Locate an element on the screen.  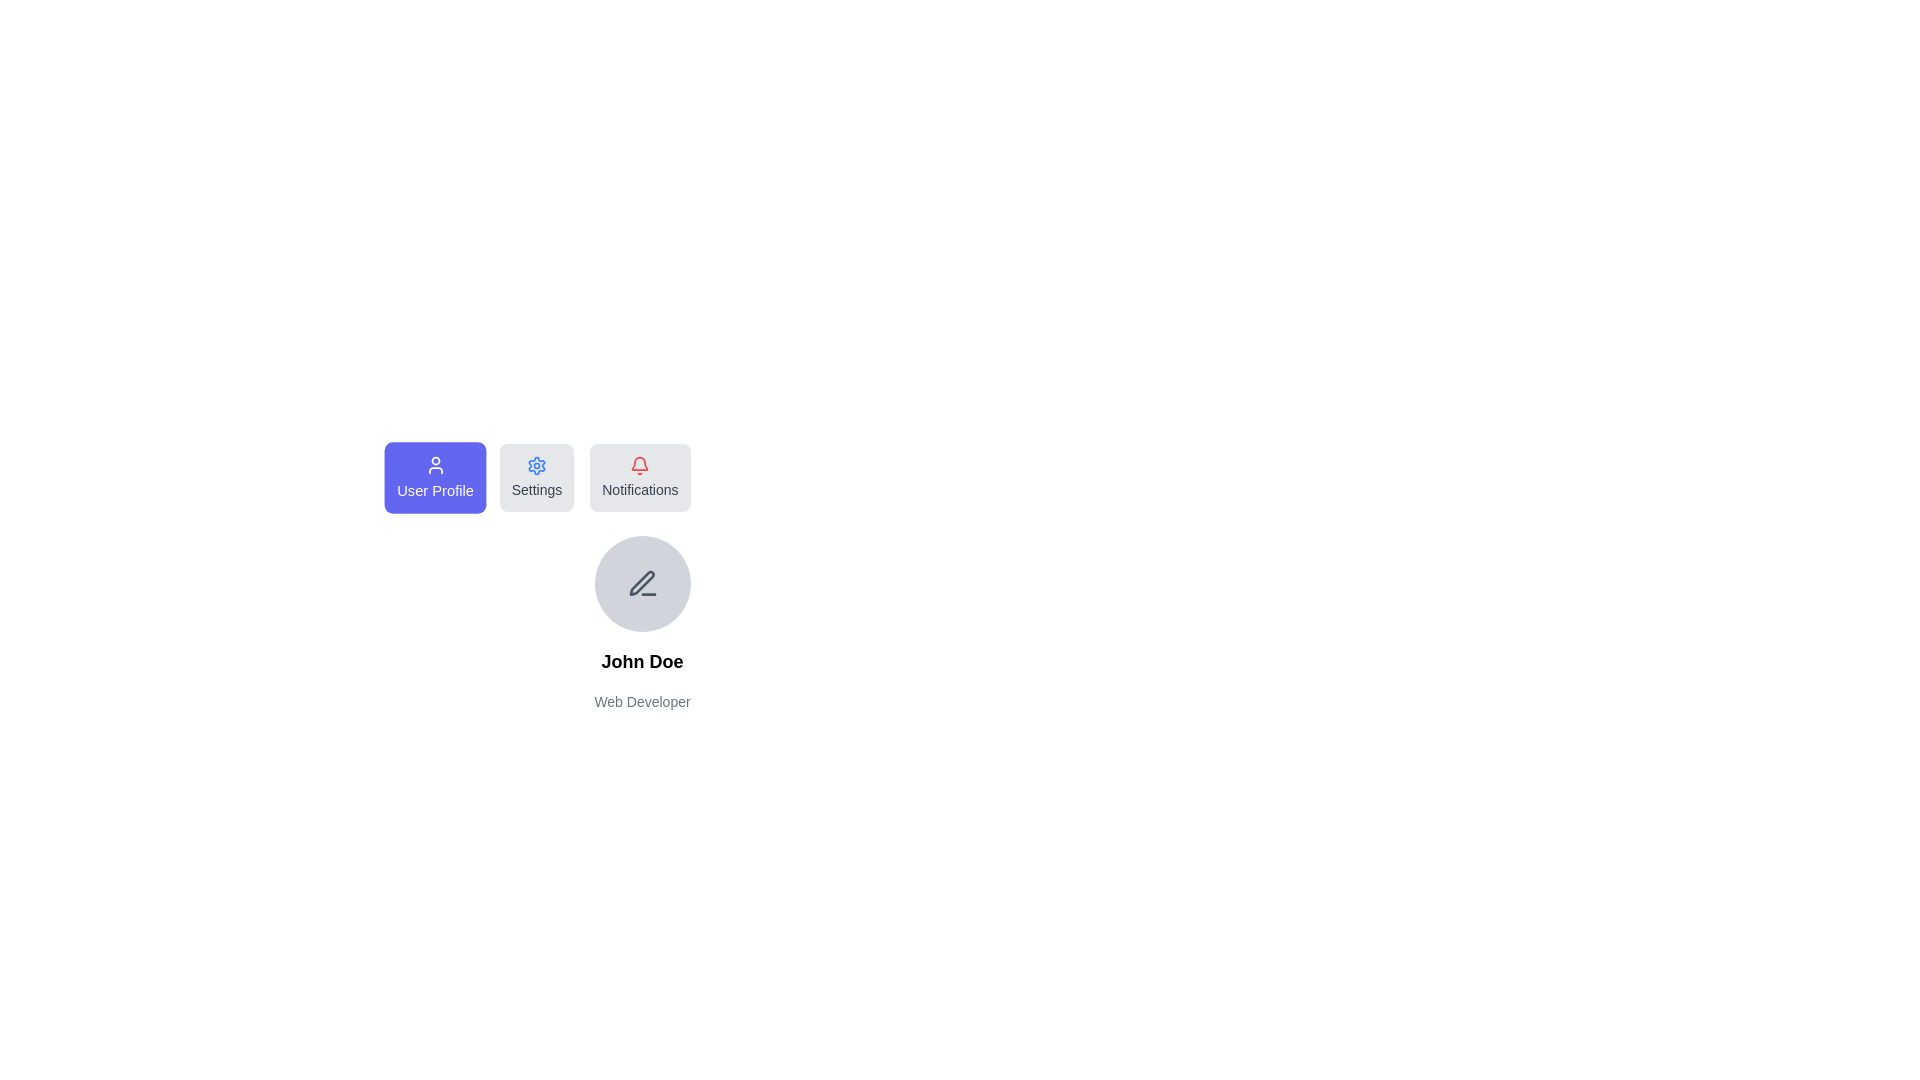
the static text label indicating the profession 'Web Developer' located below the name 'John Doe' in the user profile card is located at coordinates (642, 701).